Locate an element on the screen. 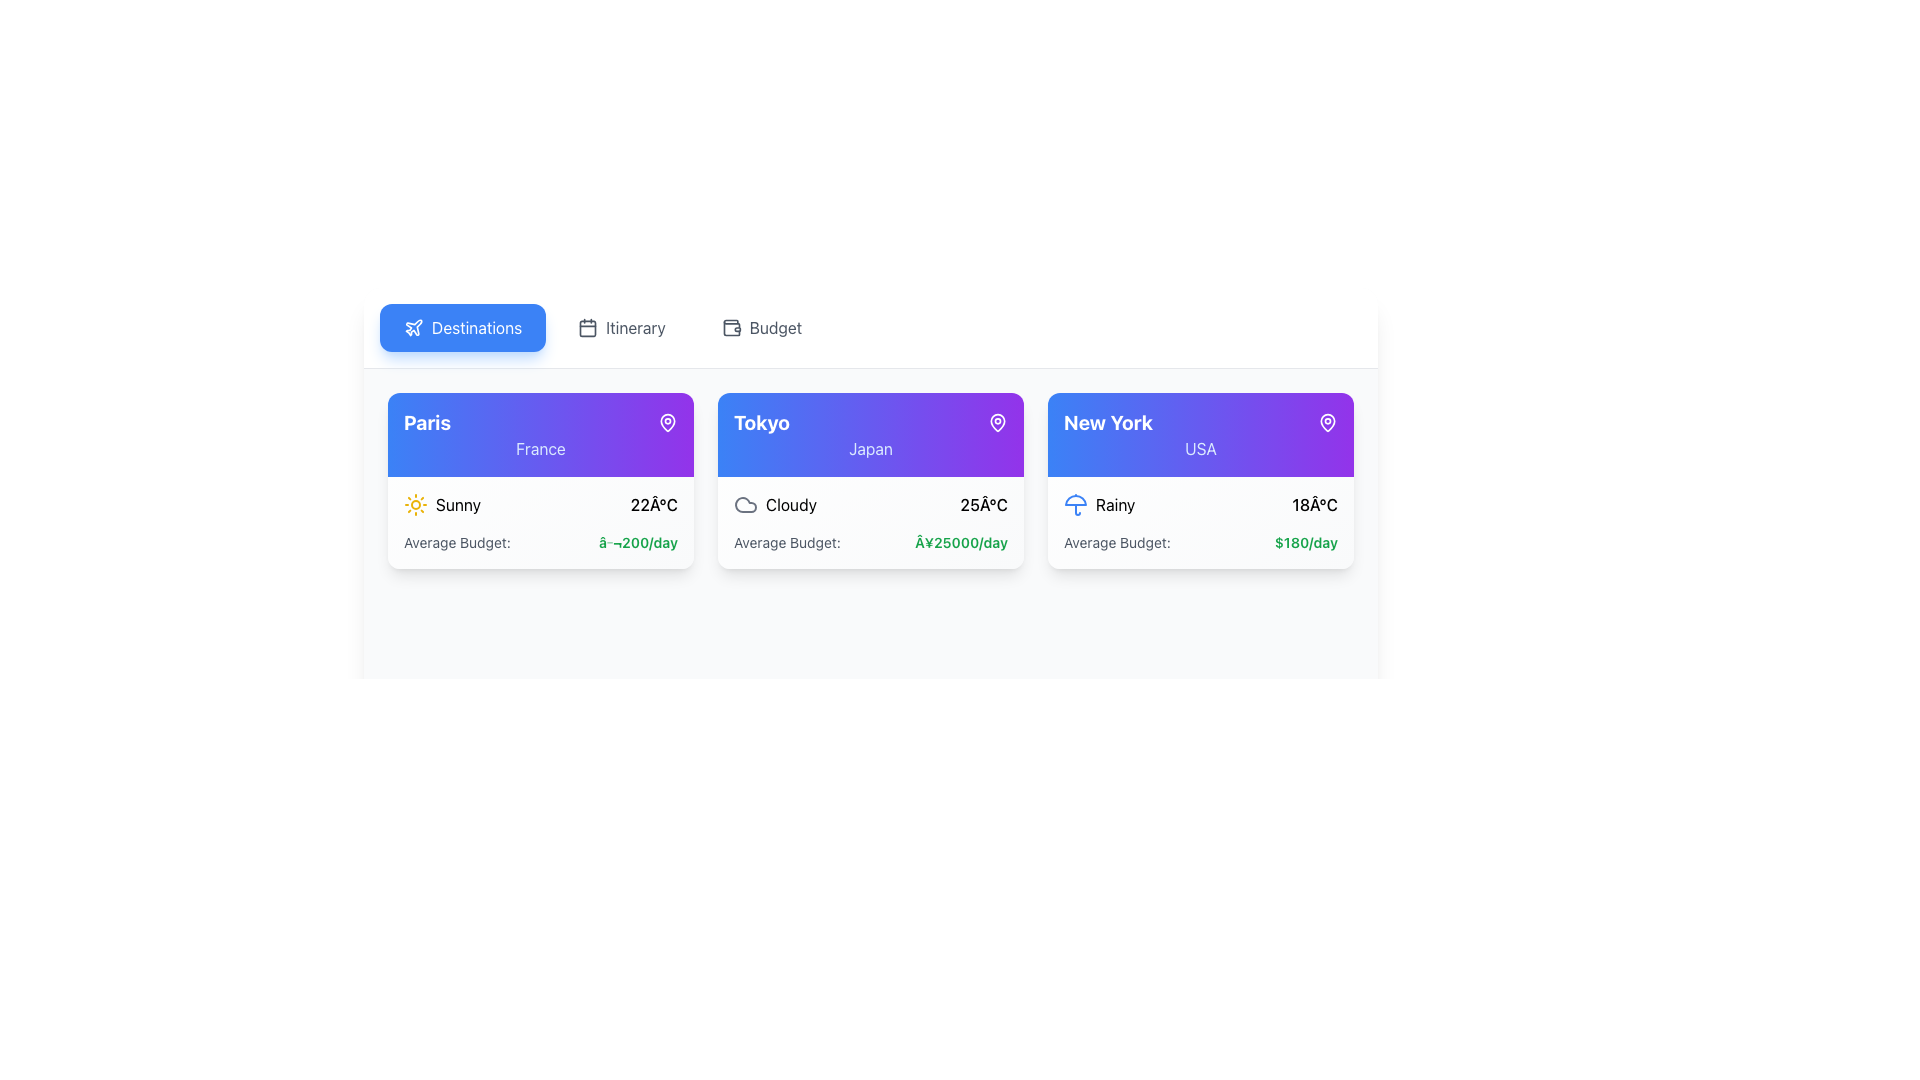  the static text label 'Japan' located directly below the 'Tokyo' title in the central card of the UI layout is located at coordinates (870, 447).